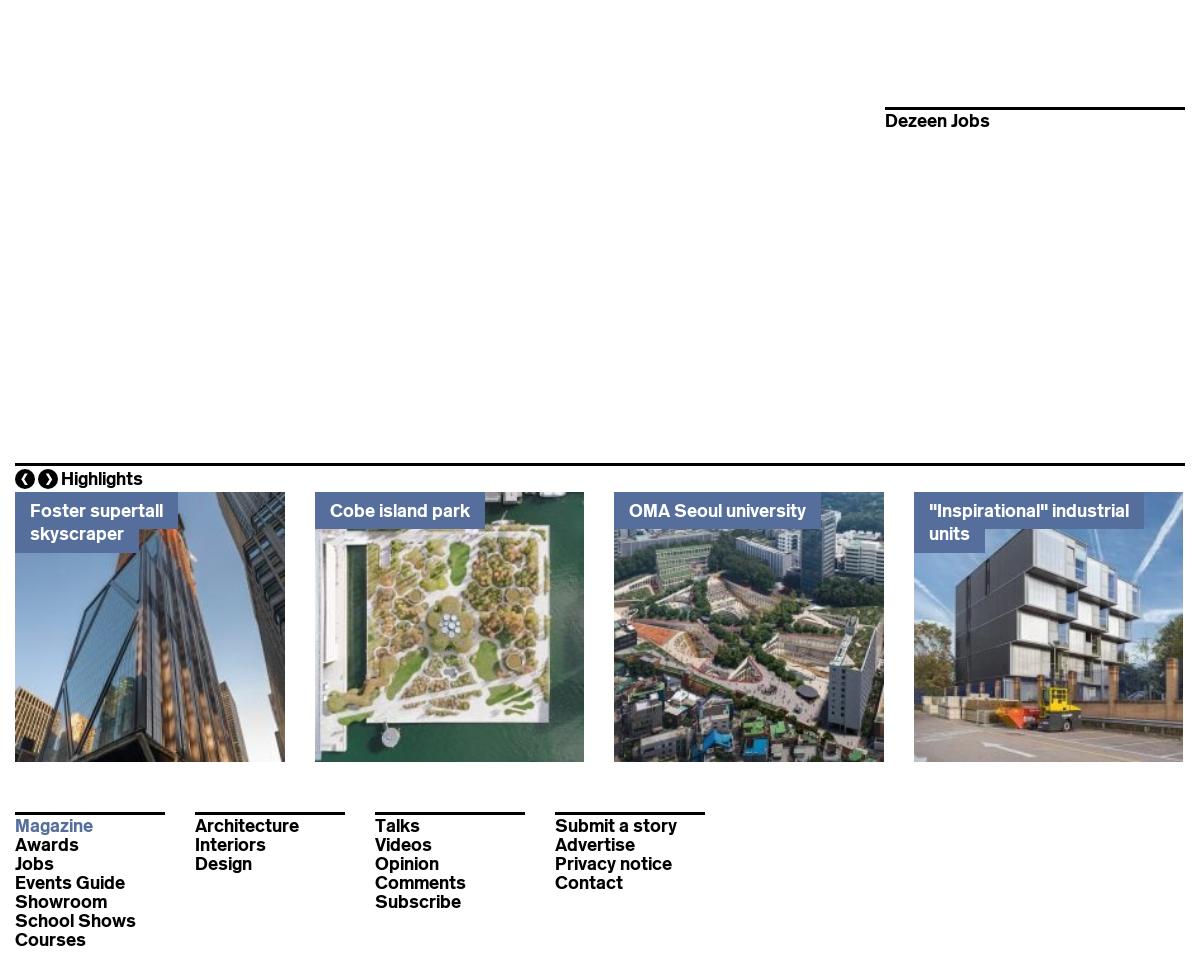  Describe the element at coordinates (397, 825) in the screenshot. I see `'Talks'` at that location.